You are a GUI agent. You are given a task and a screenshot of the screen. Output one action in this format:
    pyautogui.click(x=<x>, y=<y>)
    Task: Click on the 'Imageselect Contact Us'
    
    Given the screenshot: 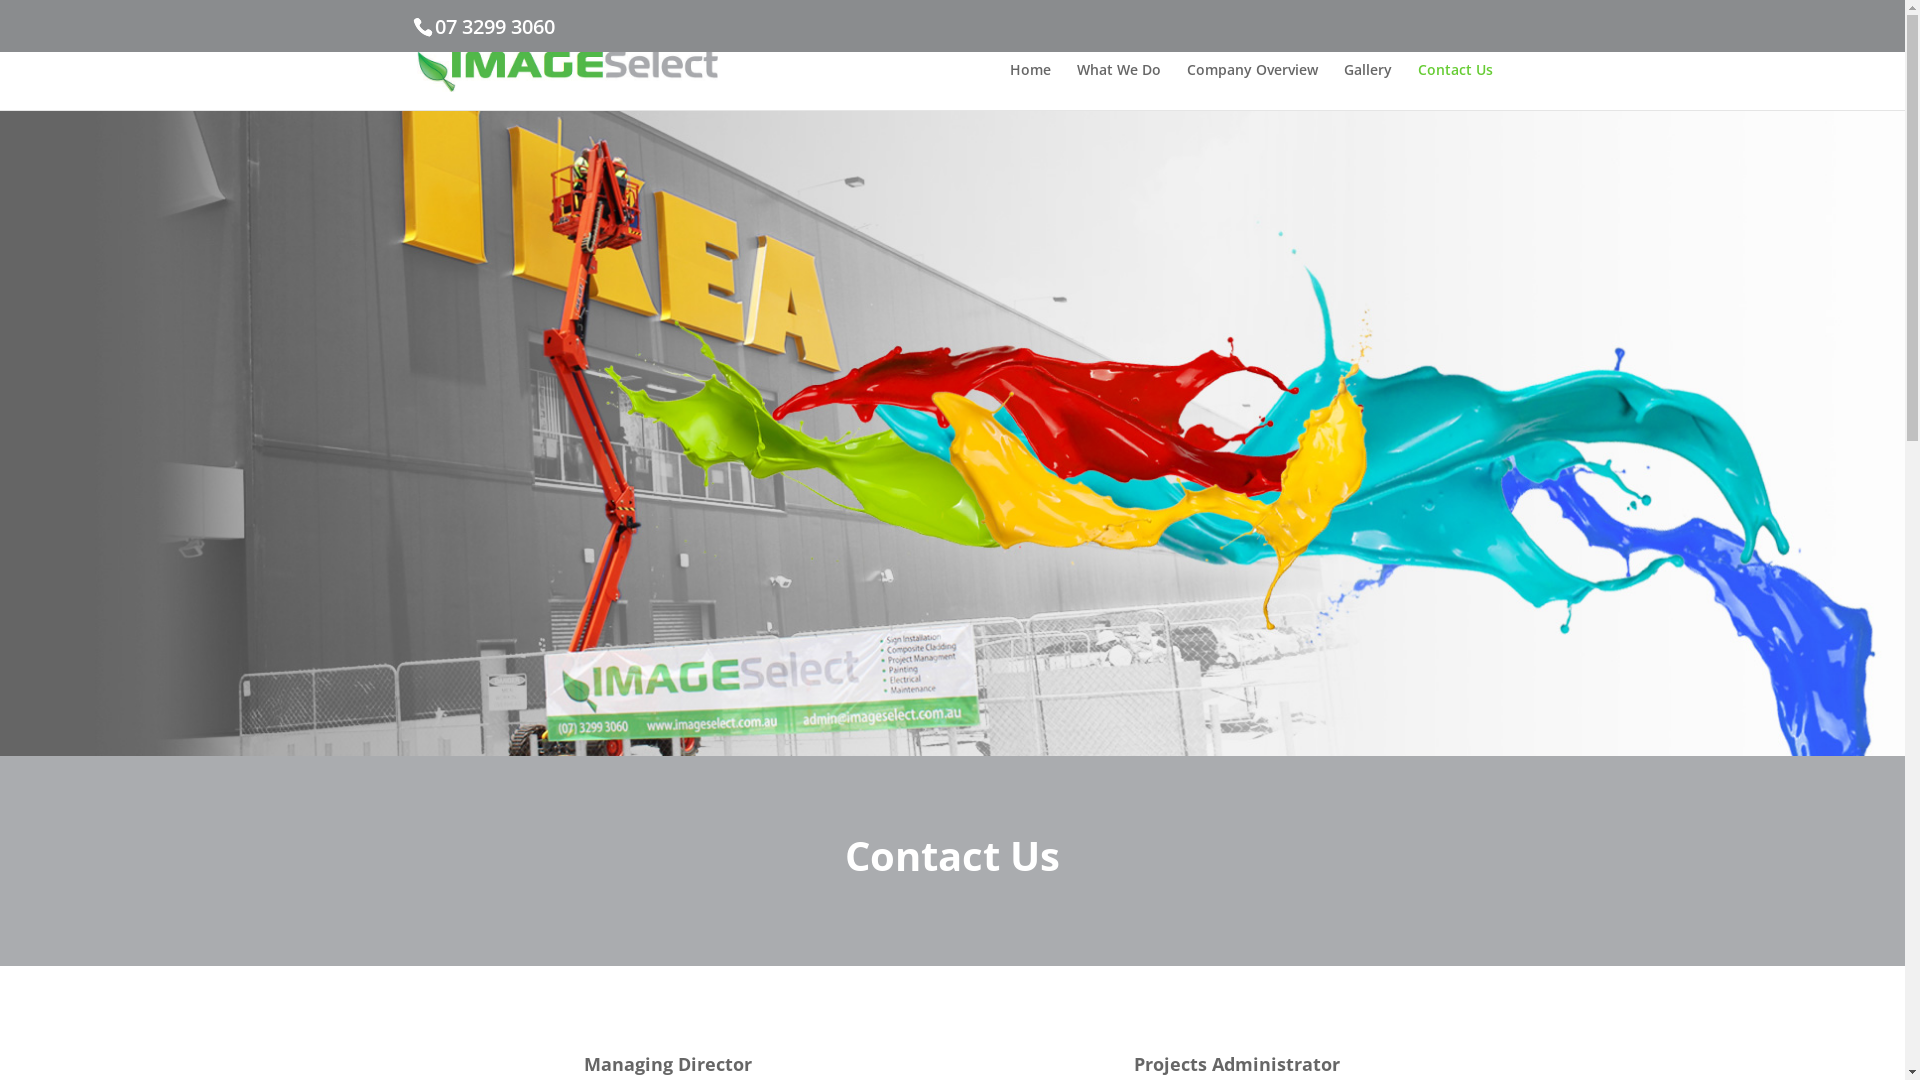 What is the action you would take?
    pyautogui.click(x=951, y=432)
    